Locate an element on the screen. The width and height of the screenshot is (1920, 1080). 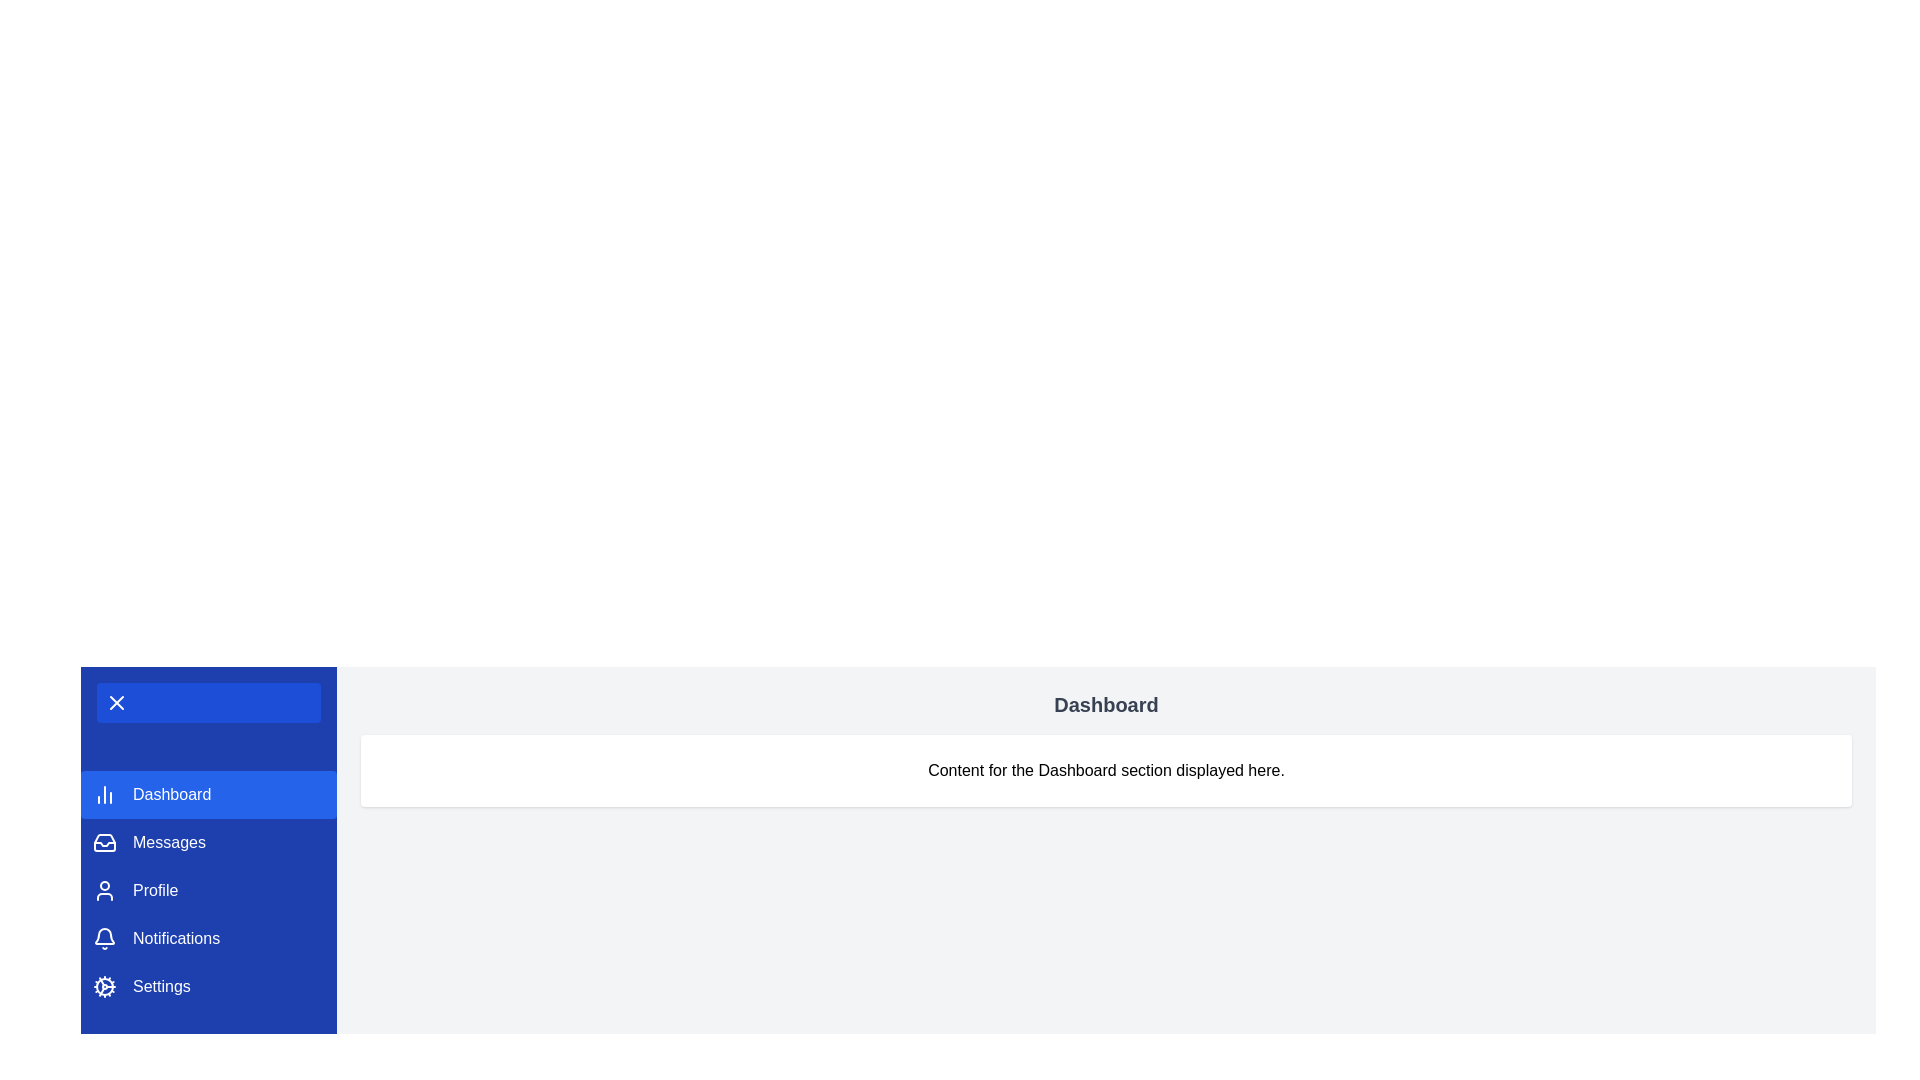
the user icon representing the 'Profile' option in the vertical navigation menu, located in the third list item is located at coordinates (104, 890).